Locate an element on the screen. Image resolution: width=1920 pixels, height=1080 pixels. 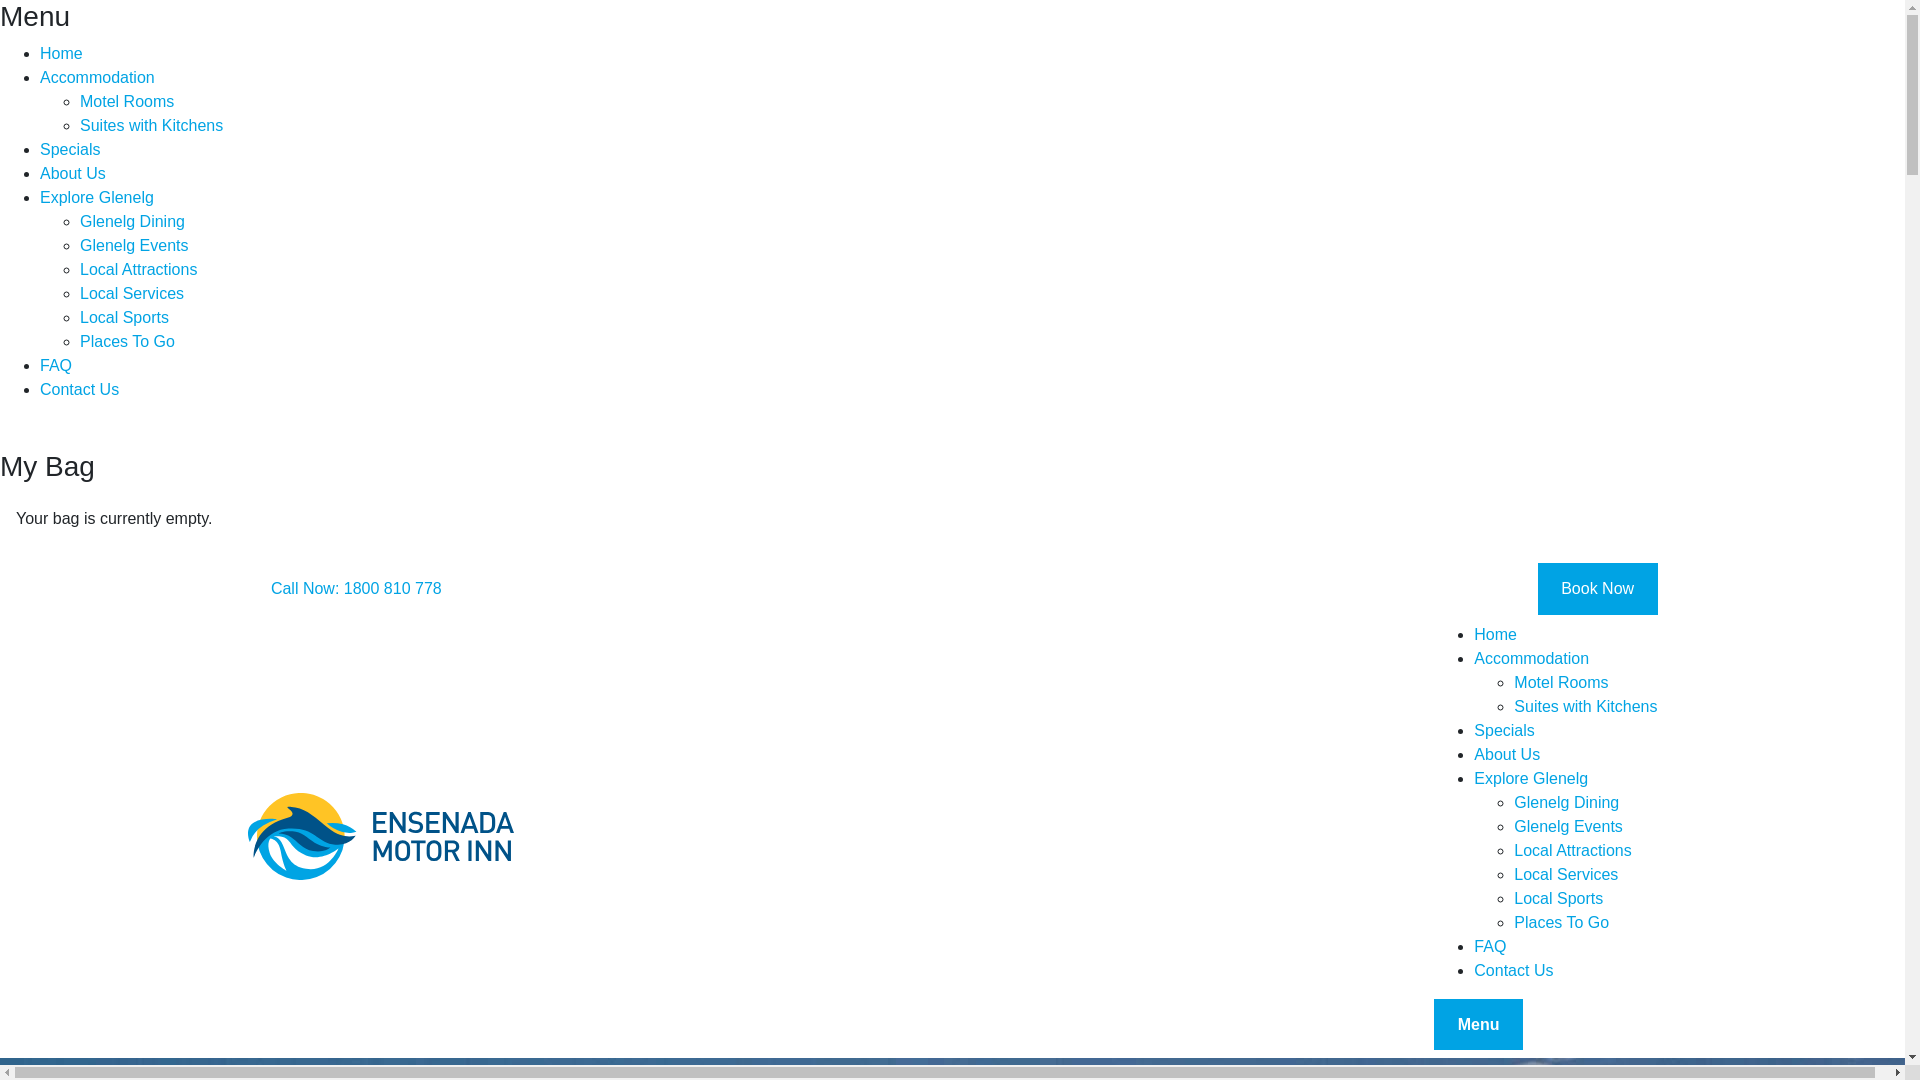
'Local Attractions' is located at coordinates (1584, 851).